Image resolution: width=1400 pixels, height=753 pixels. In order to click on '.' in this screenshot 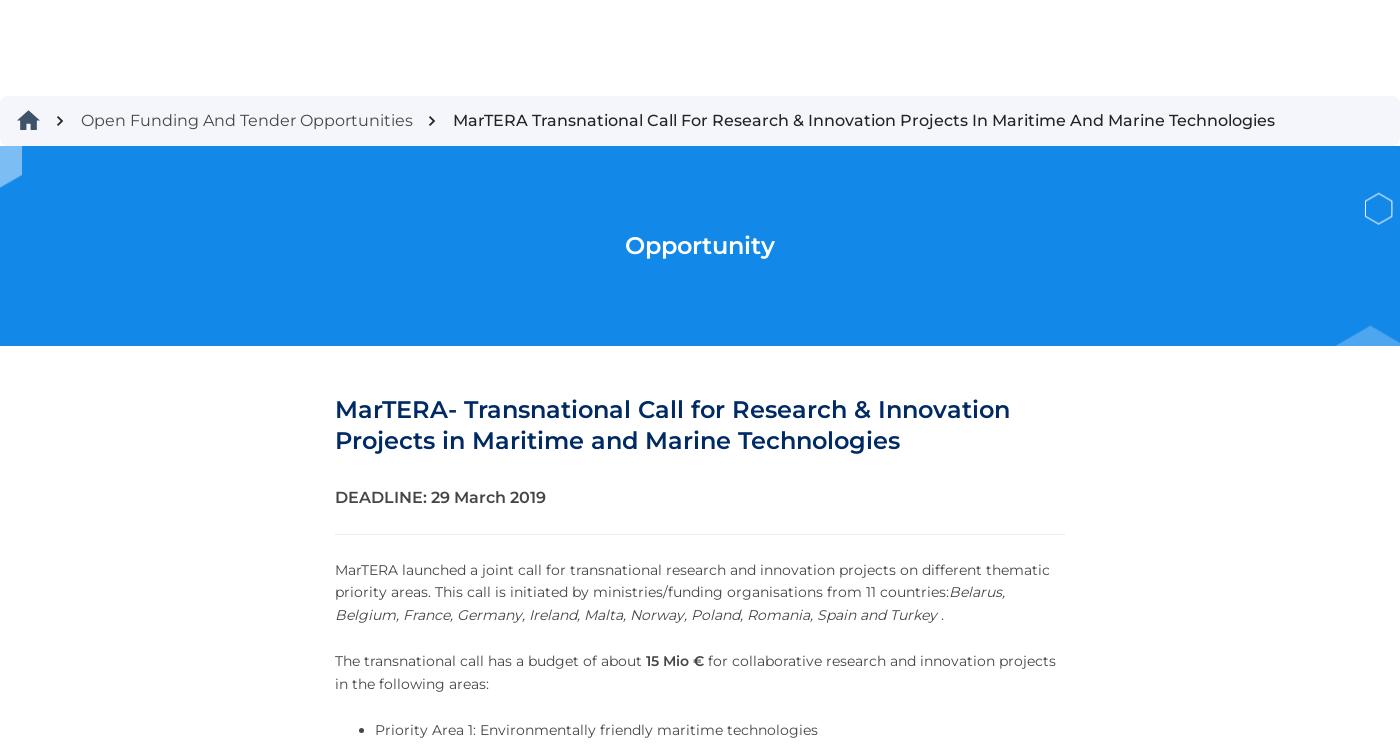, I will do `click(1228, 499)`.